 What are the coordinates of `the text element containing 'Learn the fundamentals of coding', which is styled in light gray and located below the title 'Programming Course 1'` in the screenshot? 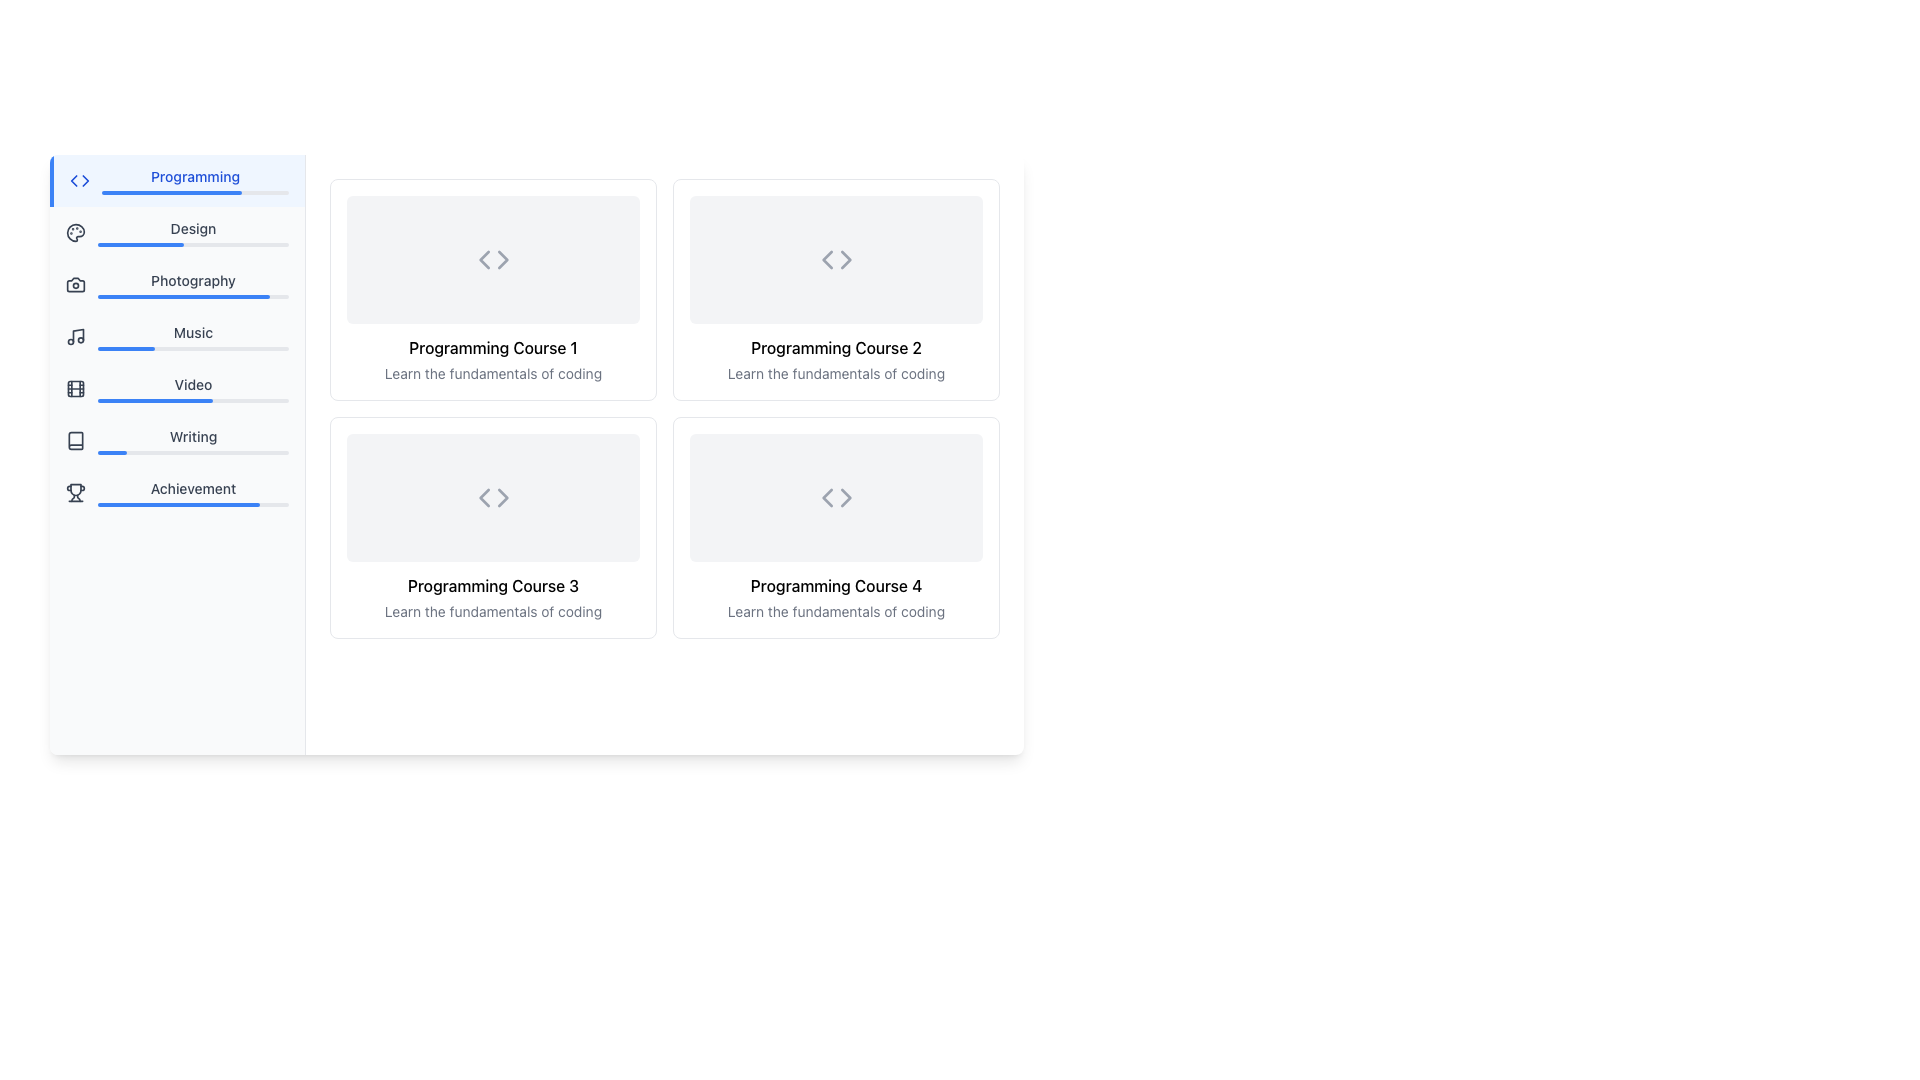 It's located at (493, 374).